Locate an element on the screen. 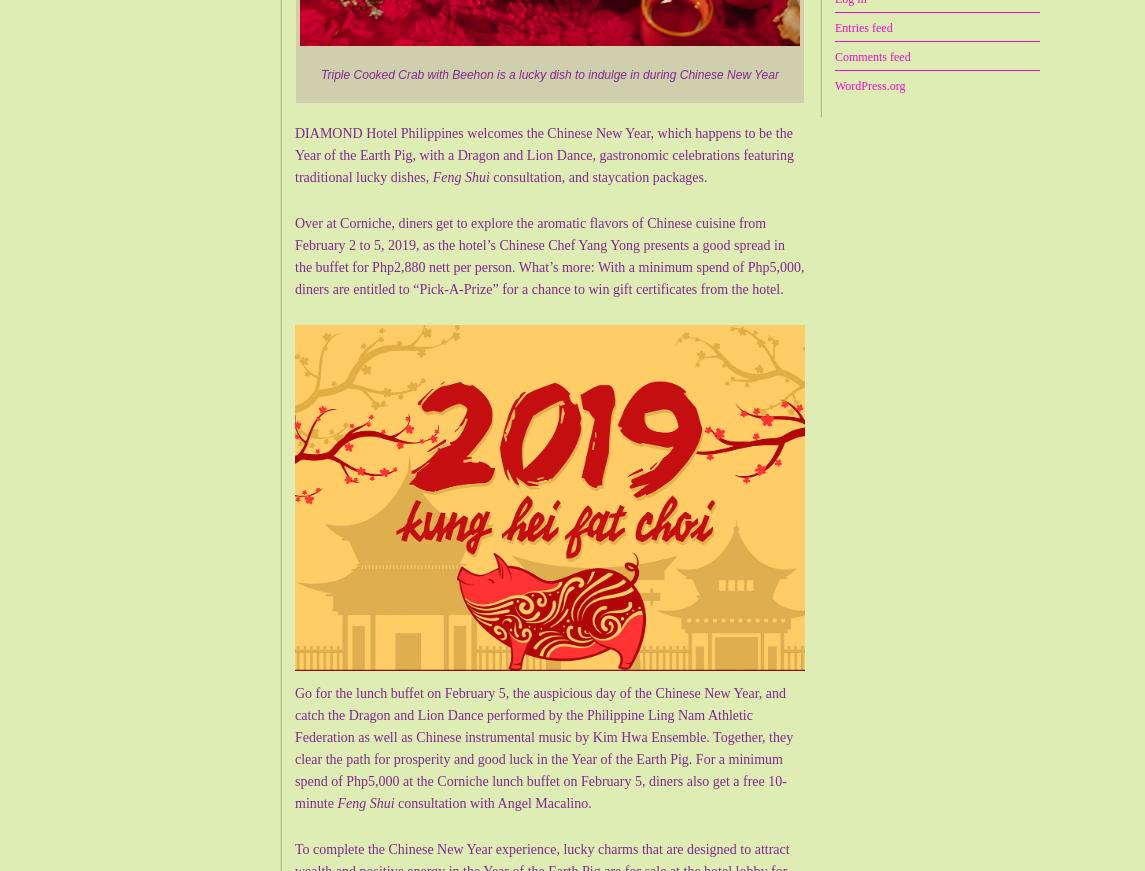 Image resolution: width=1145 pixels, height=871 pixels. 'Entries feed' is located at coordinates (863, 26).